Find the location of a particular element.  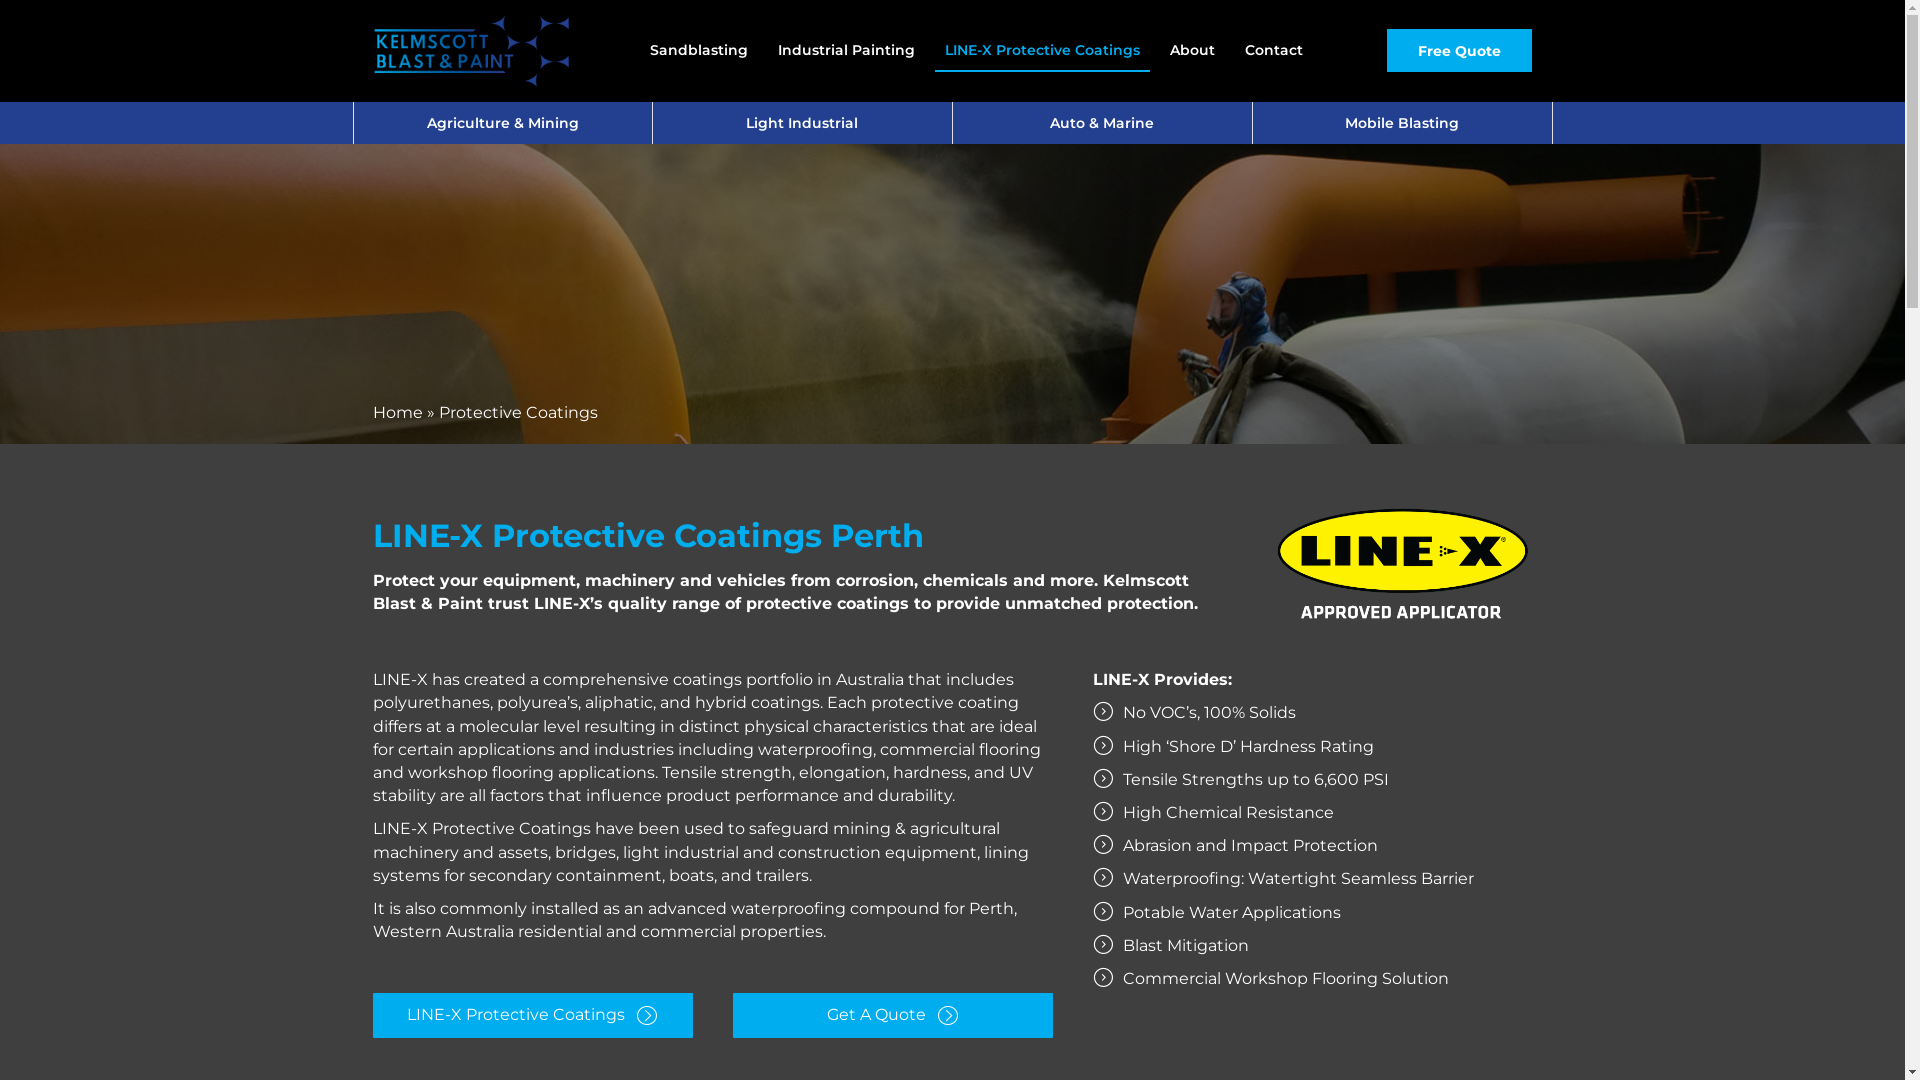

'Free Quote' is located at coordinates (1459, 49).